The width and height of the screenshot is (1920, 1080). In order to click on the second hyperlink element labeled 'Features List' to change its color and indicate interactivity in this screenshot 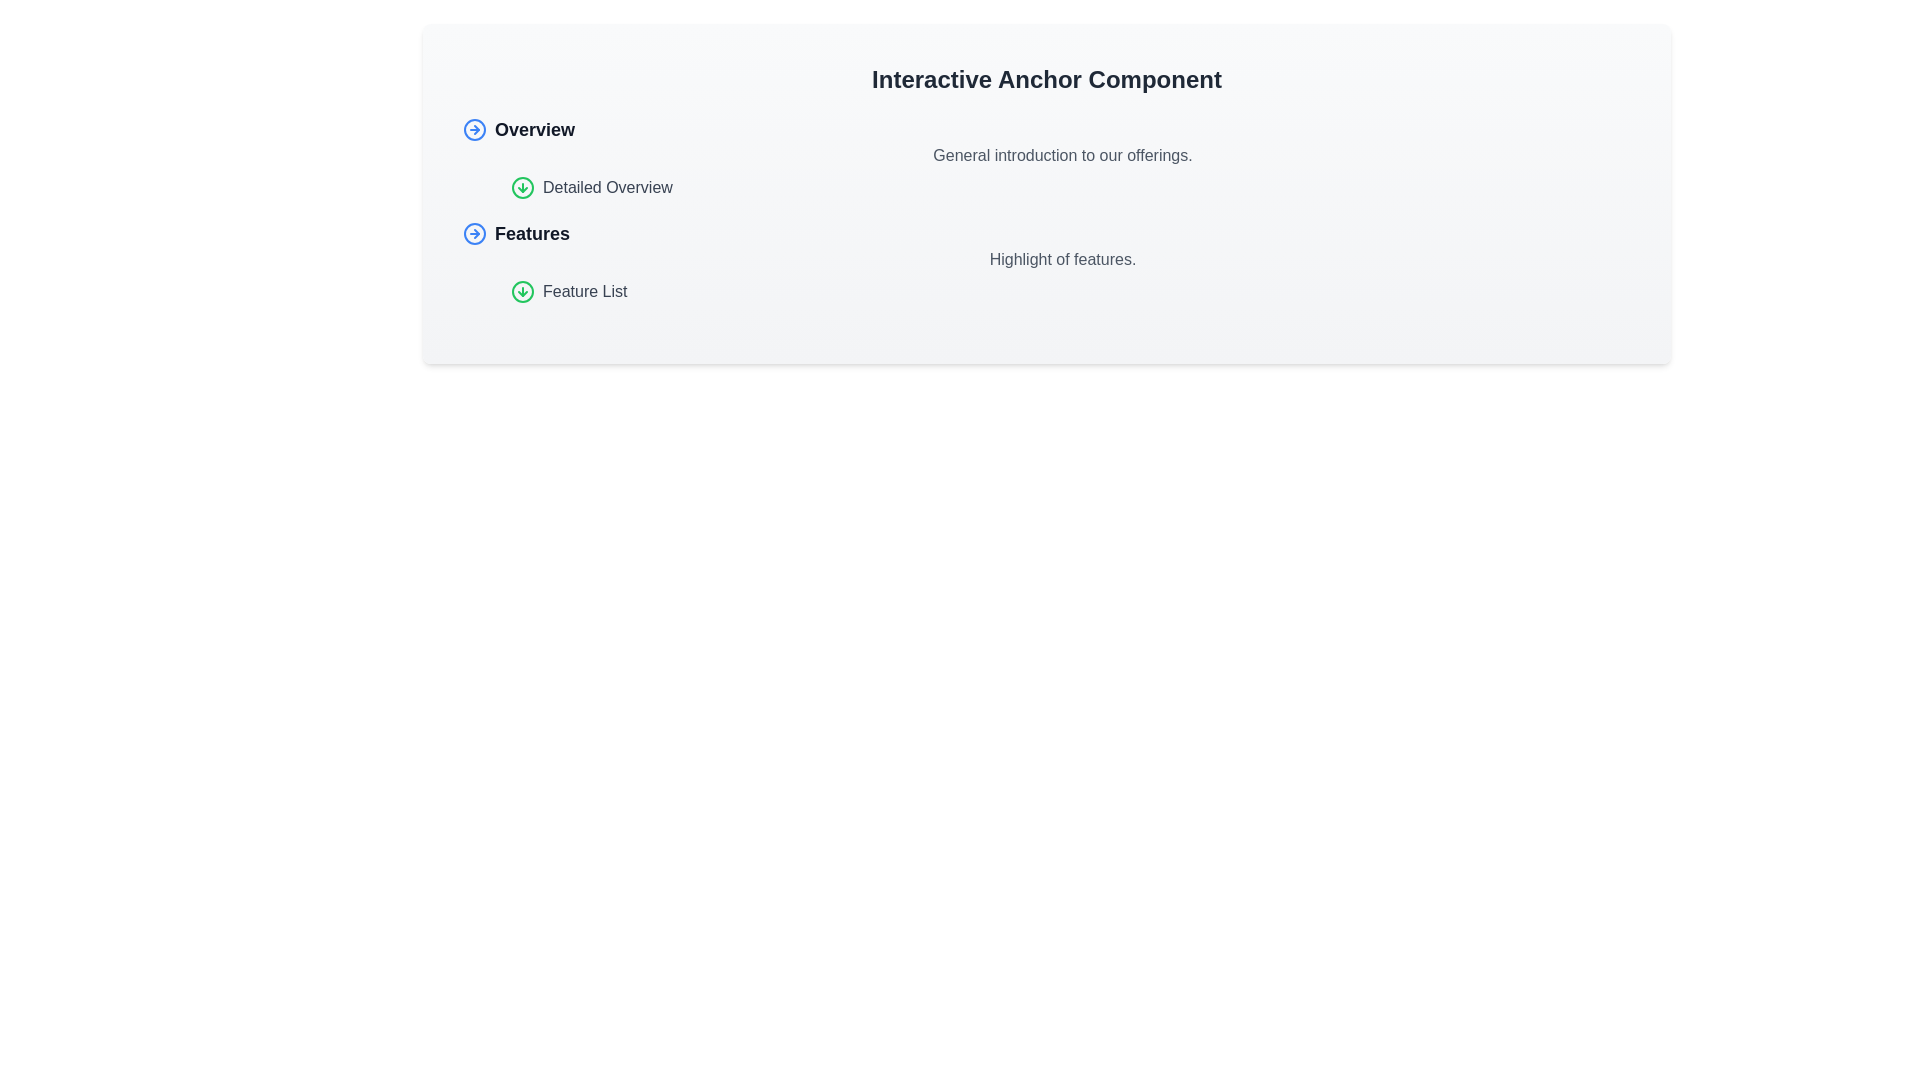, I will do `click(584, 292)`.